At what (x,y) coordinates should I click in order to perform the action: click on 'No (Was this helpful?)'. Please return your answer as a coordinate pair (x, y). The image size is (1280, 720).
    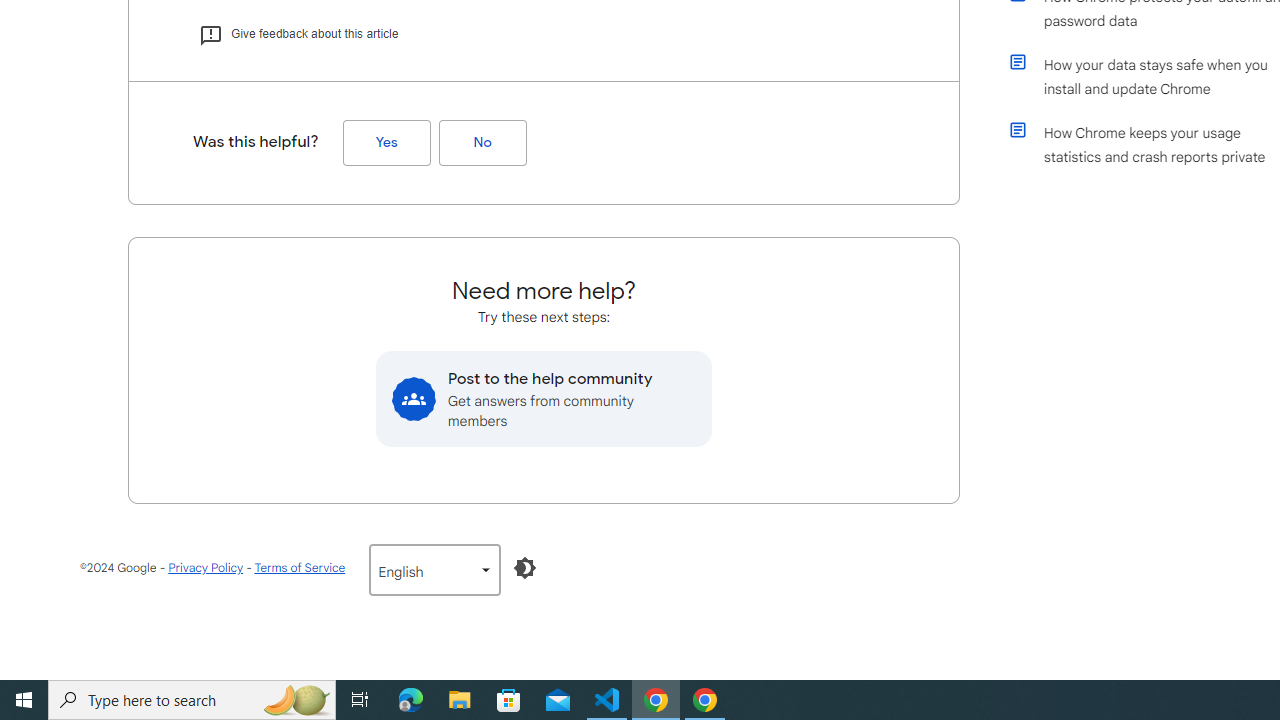
    Looking at the image, I should click on (482, 142).